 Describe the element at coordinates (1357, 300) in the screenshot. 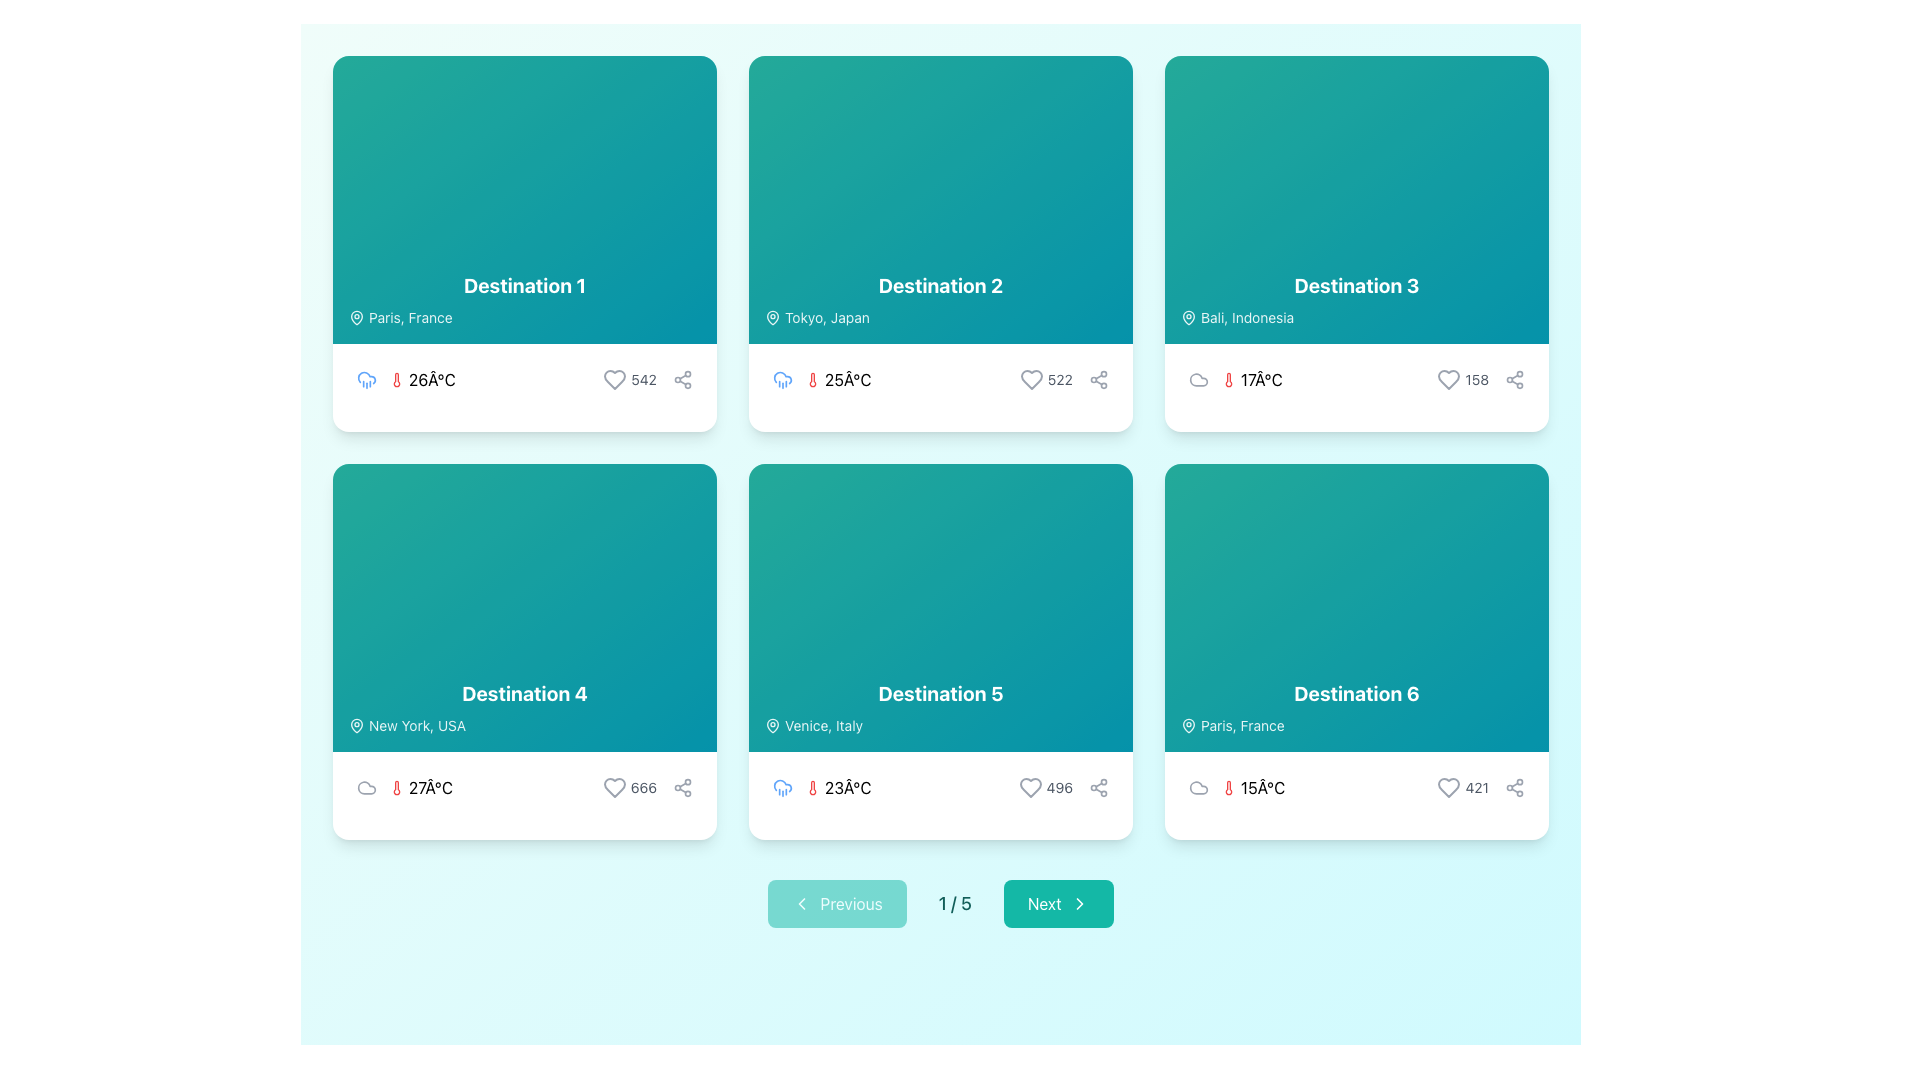

I see `the Text block displaying the name and location of the destination in the 'Destination 3' card, located in the top-right quadrant of the grid layout` at that location.